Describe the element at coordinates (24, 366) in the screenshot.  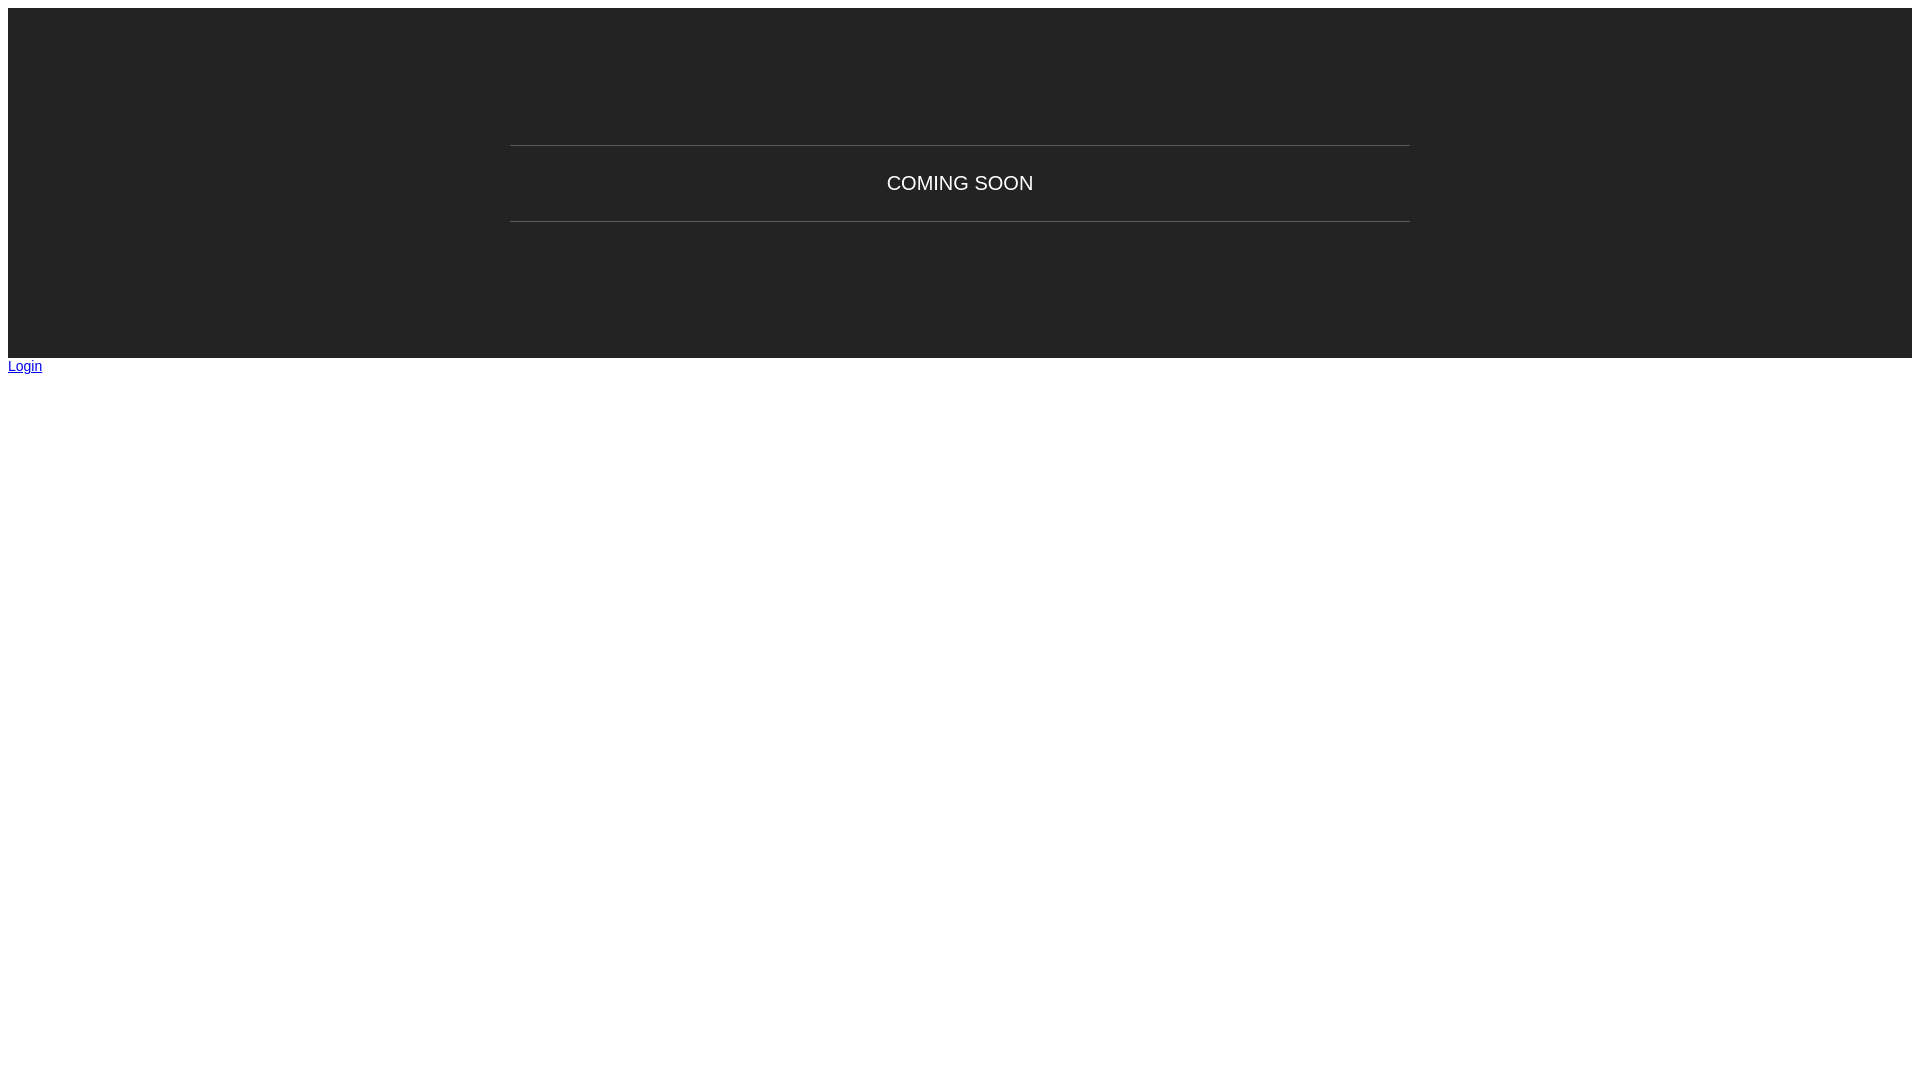
I see `'Login'` at that location.